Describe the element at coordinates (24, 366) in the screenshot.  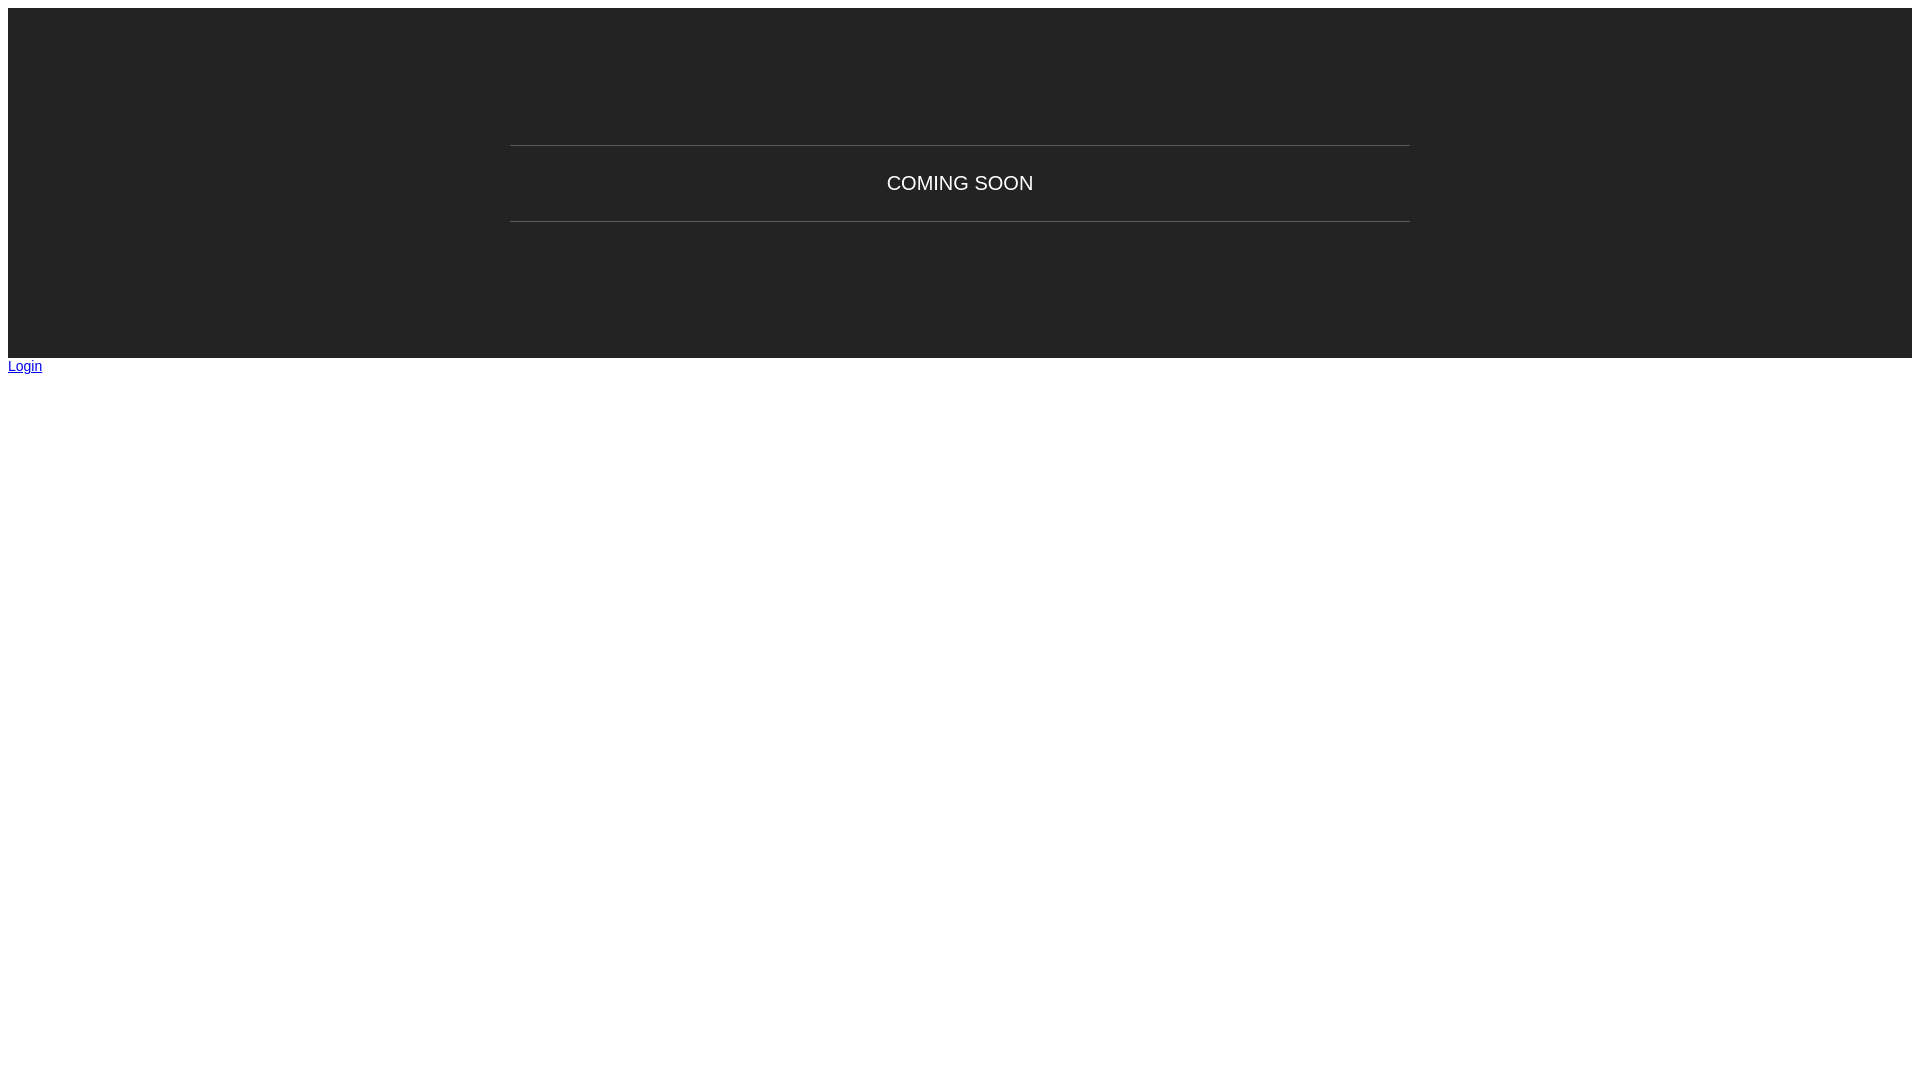
I see `'Login'` at that location.